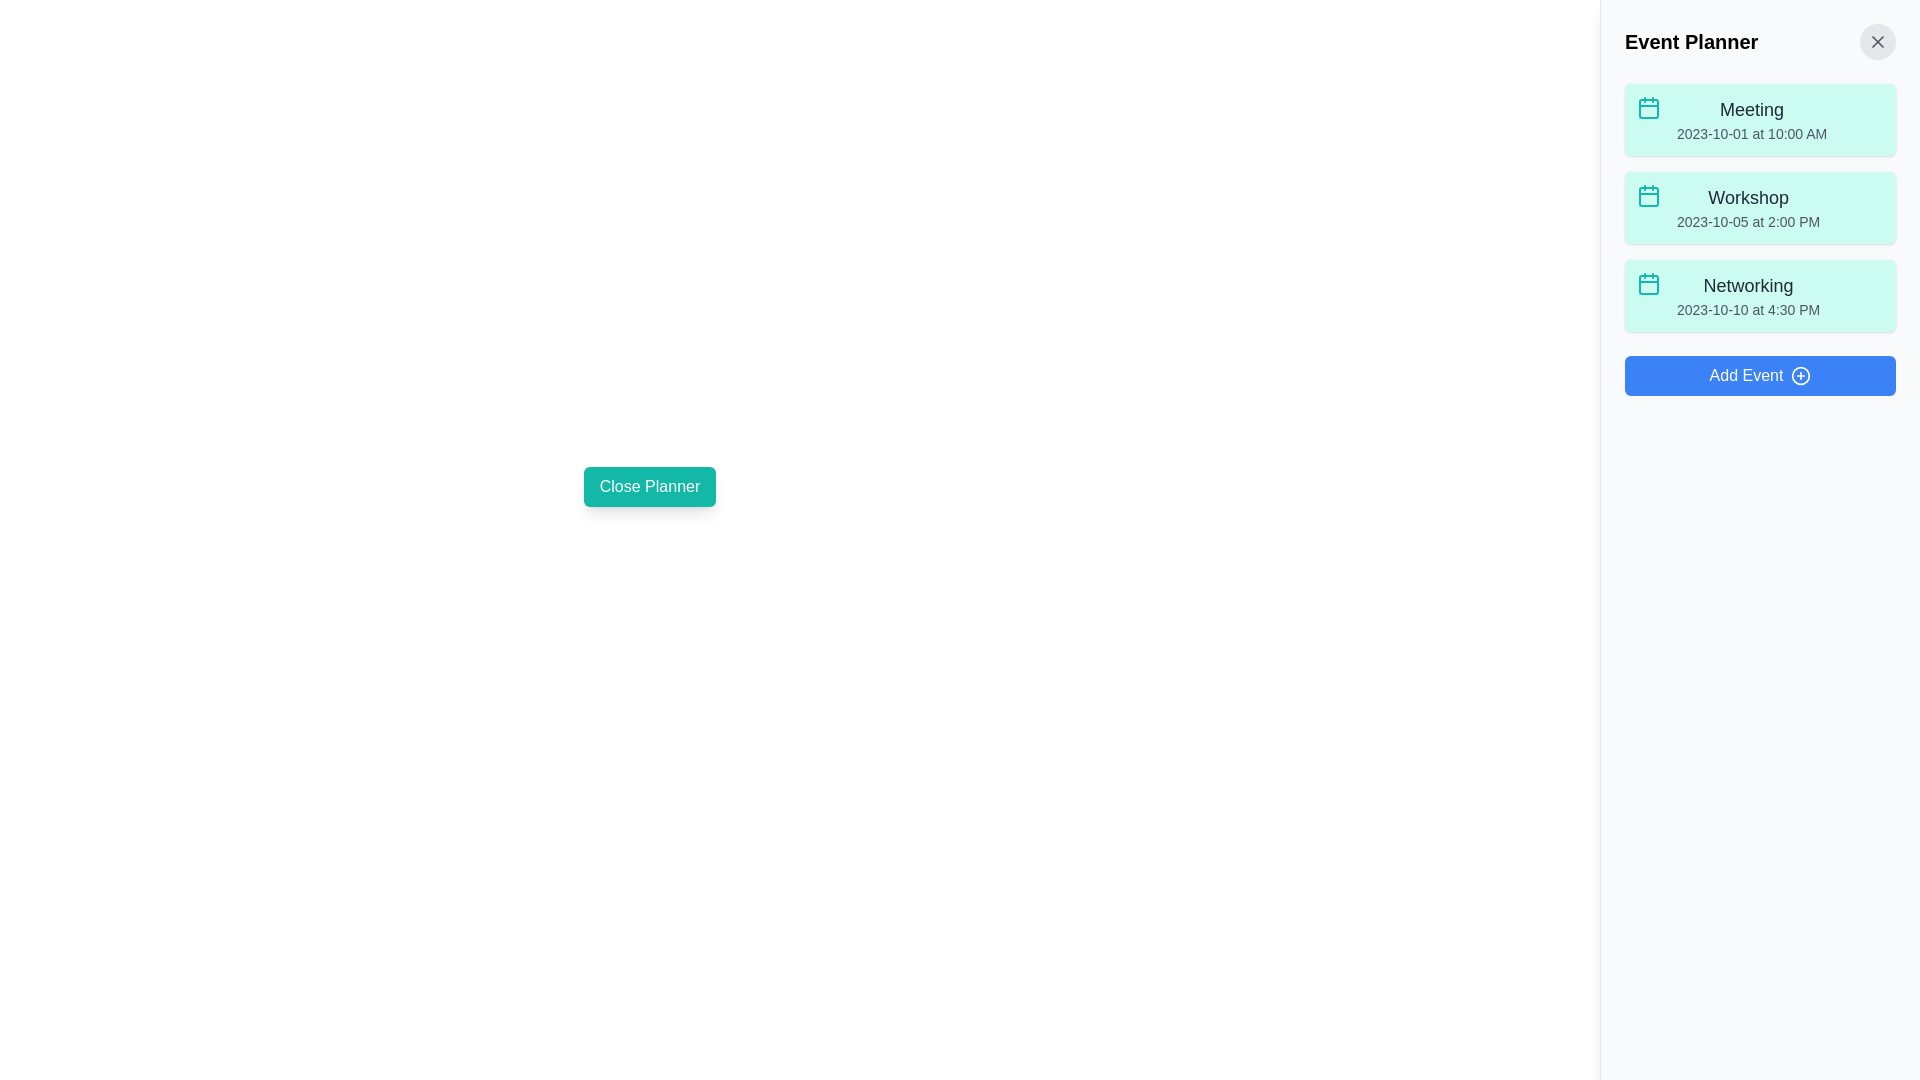  What do you see at coordinates (1747, 208) in the screenshot?
I see `the 'Workshop' event list item` at bounding box center [1747, 208].